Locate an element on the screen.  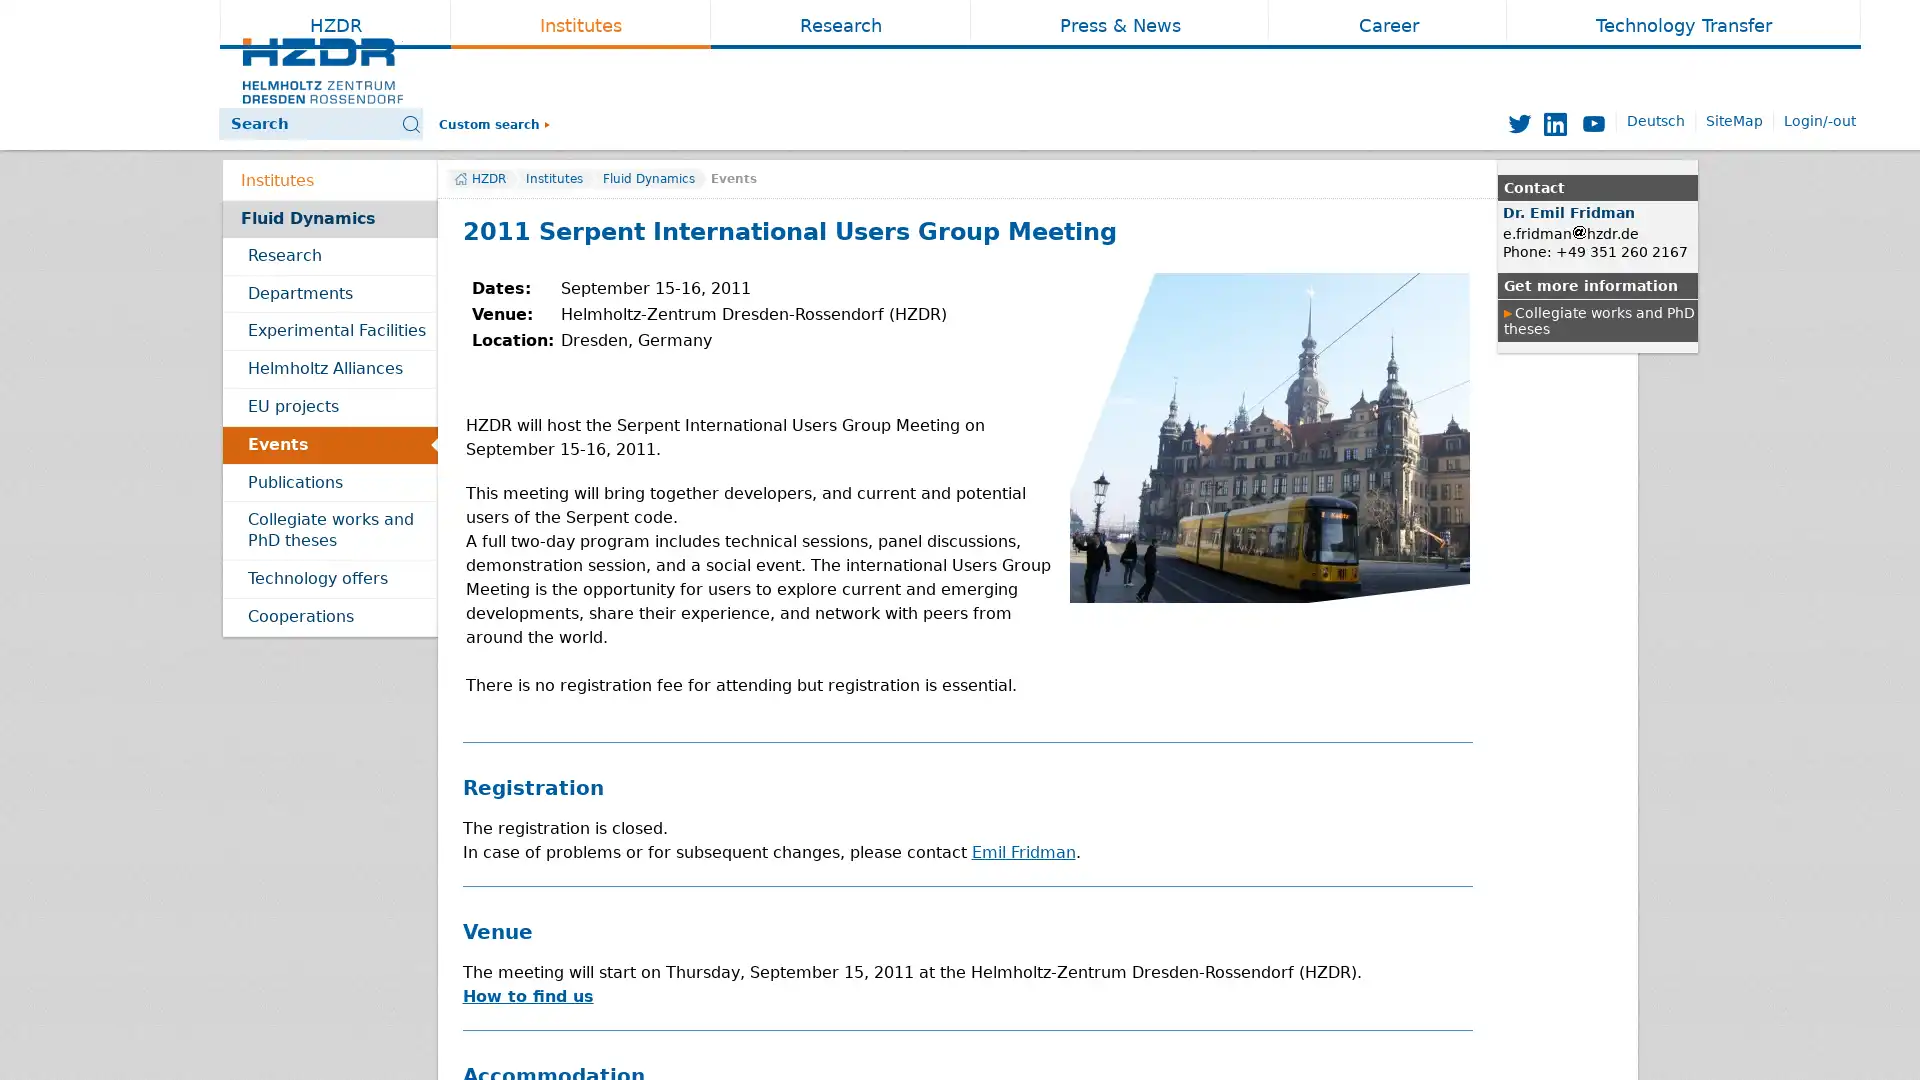
Search is located at coordinates (627, 124).